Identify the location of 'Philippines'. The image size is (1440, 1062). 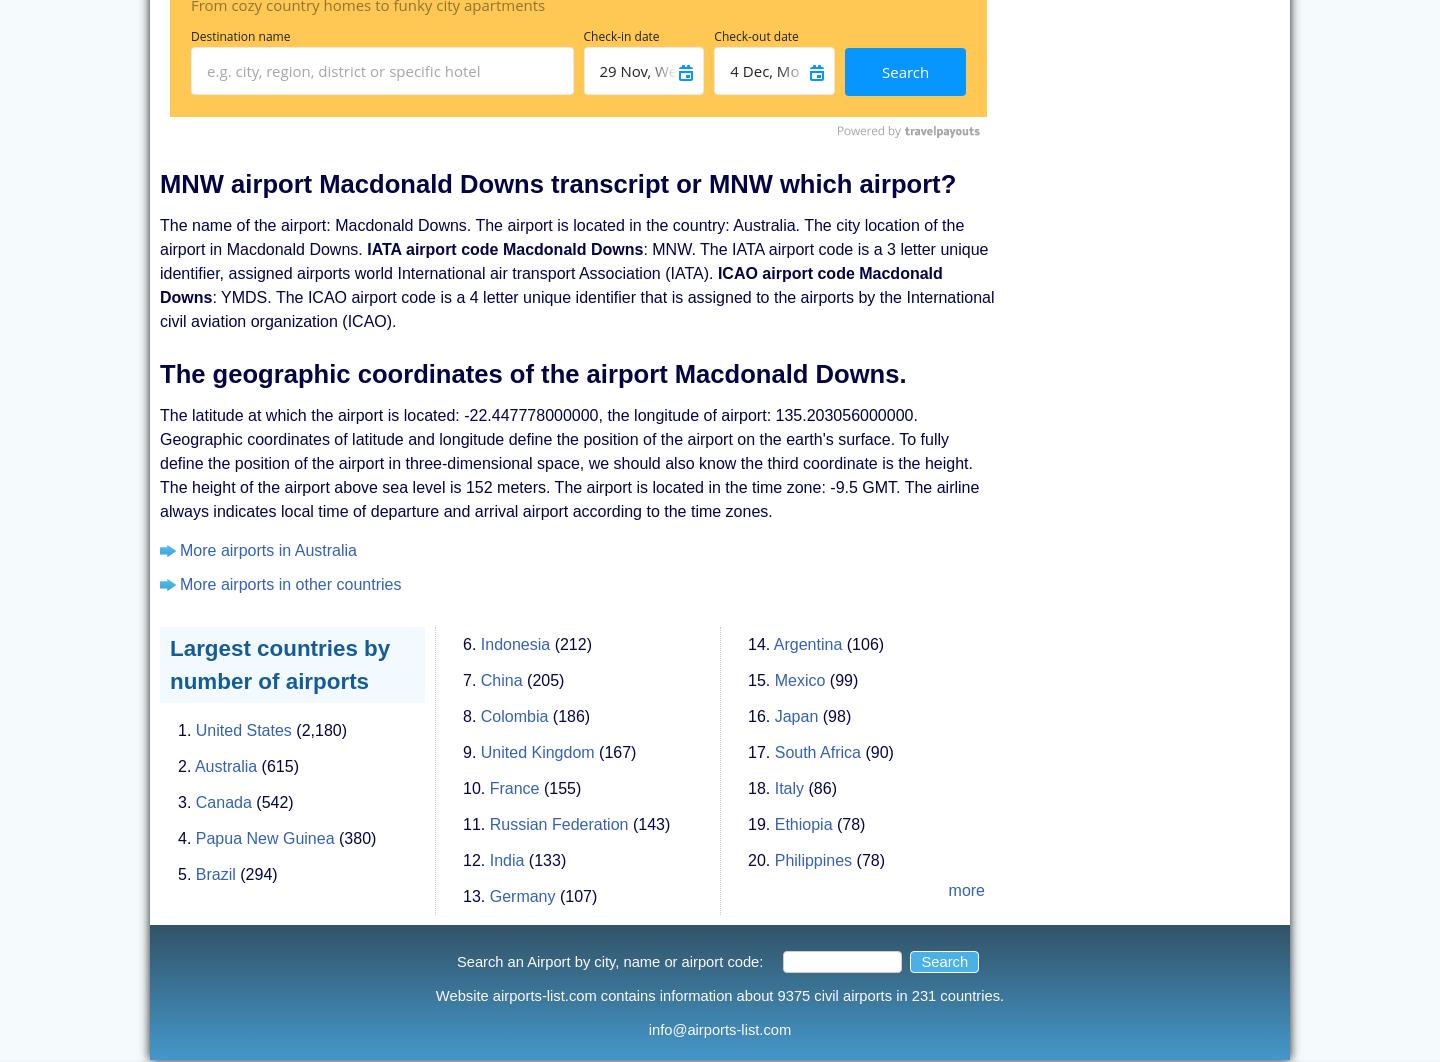
(773, 837).